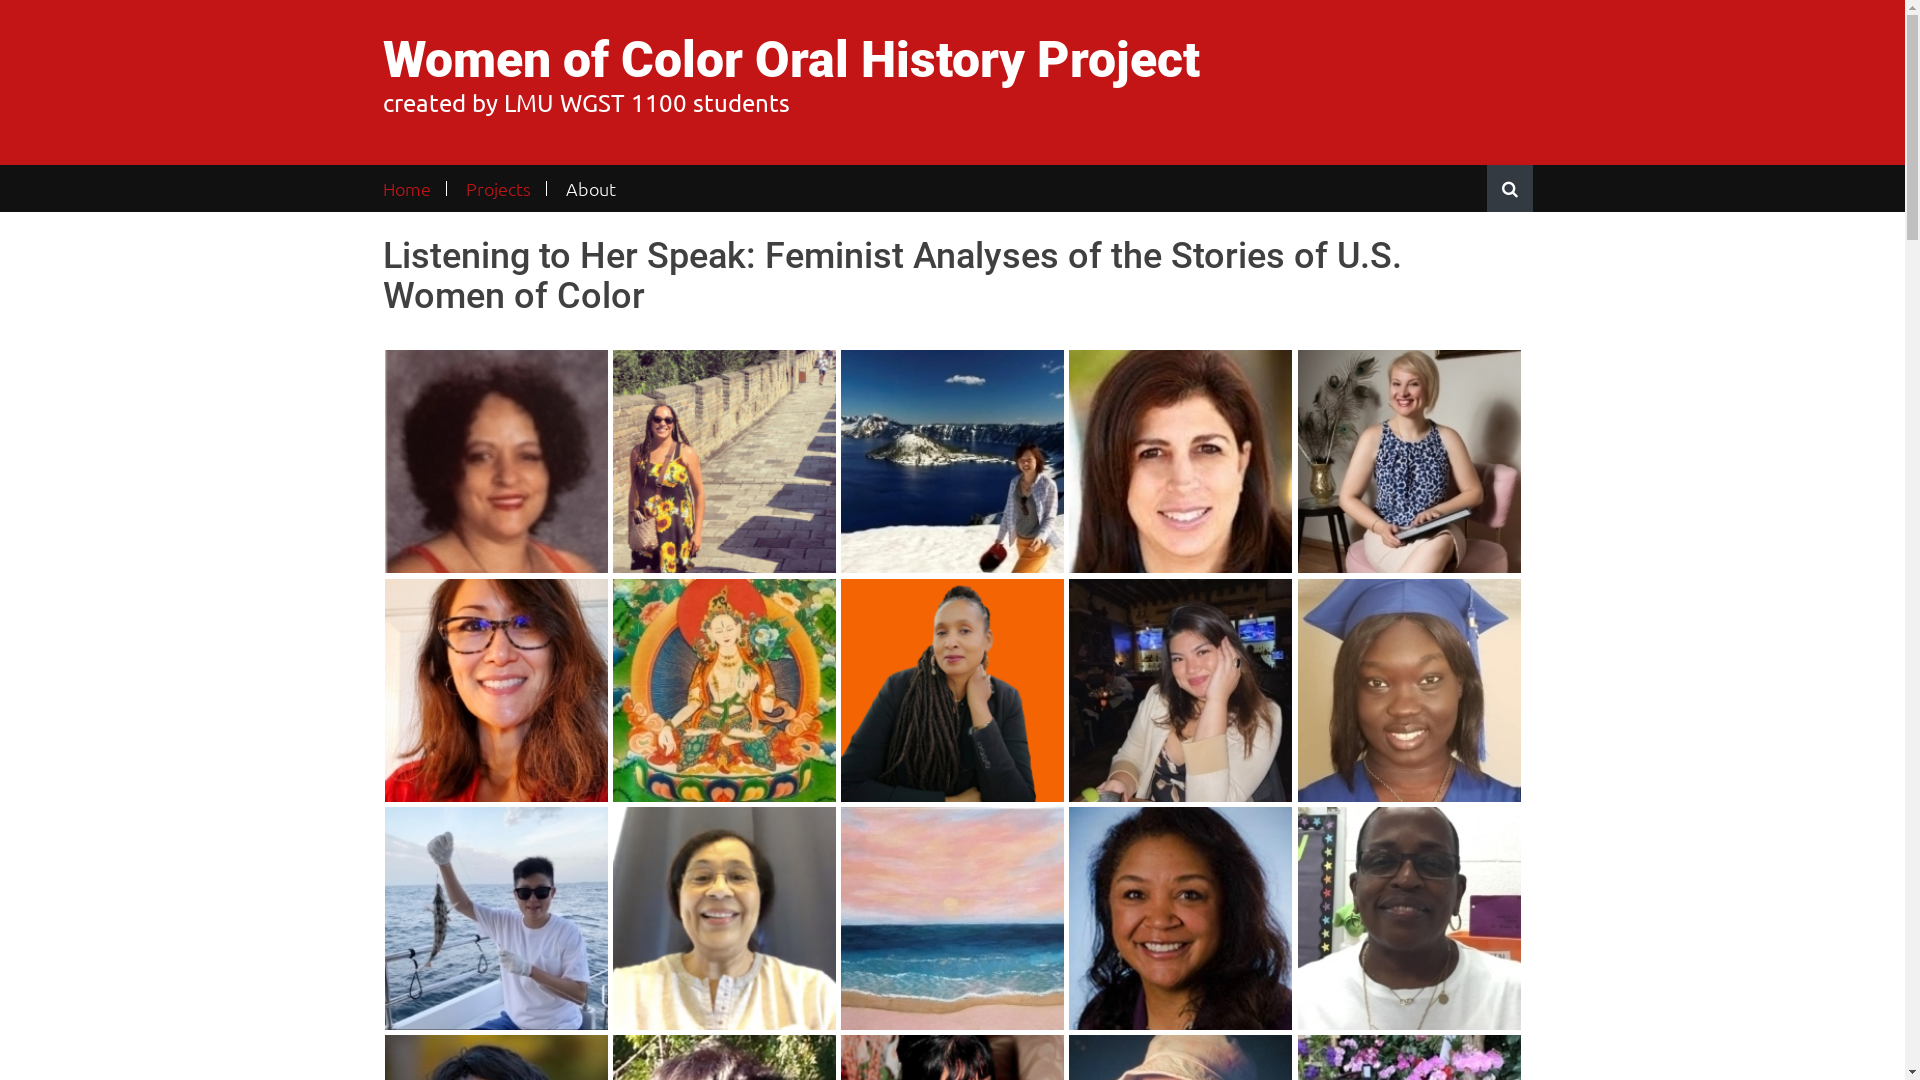 This screenshot has width=1920, height=1080. Describe the element at coordinates (449, 188) in the screenshot. I see `'Projects'` at that location.